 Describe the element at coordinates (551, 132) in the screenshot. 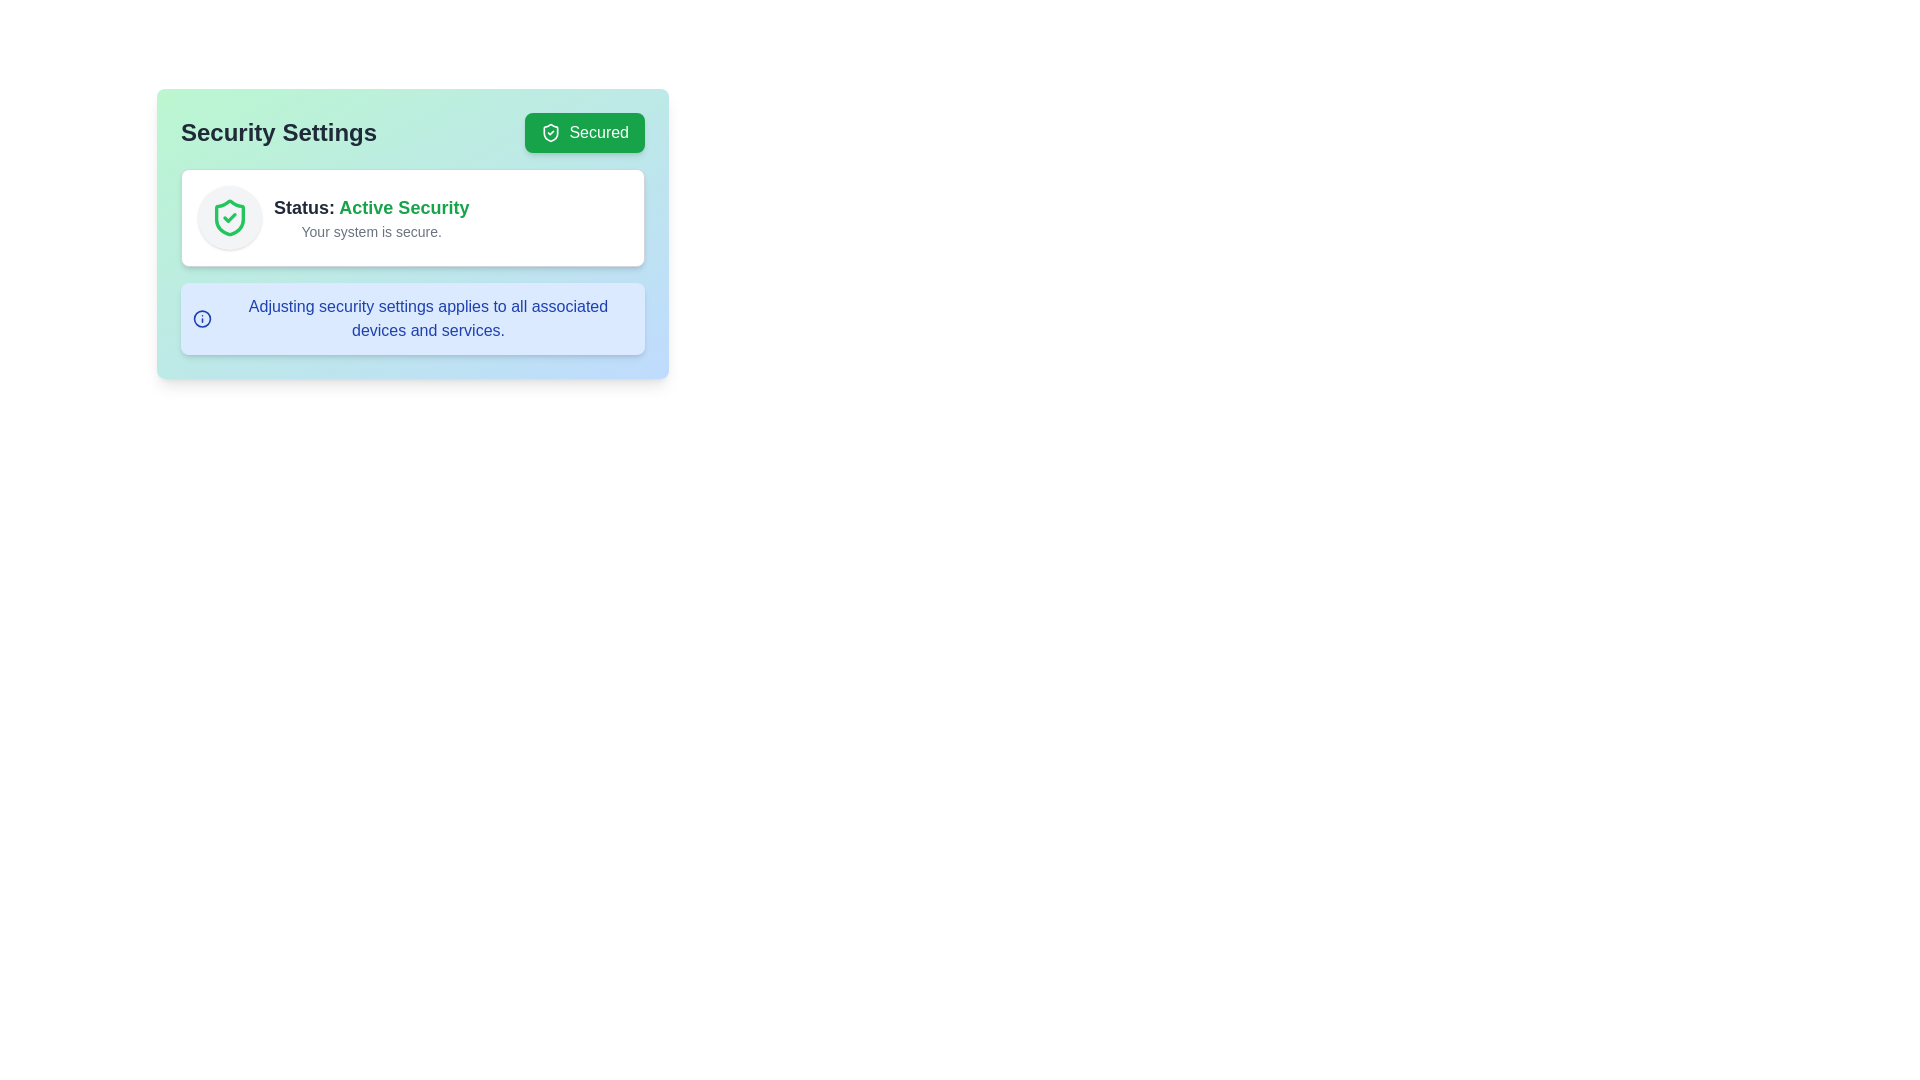

I see `the security status icon located within the button at the upper-right corner of the 'Security Settings' card, which precedes the text 'Secured'` at that location.